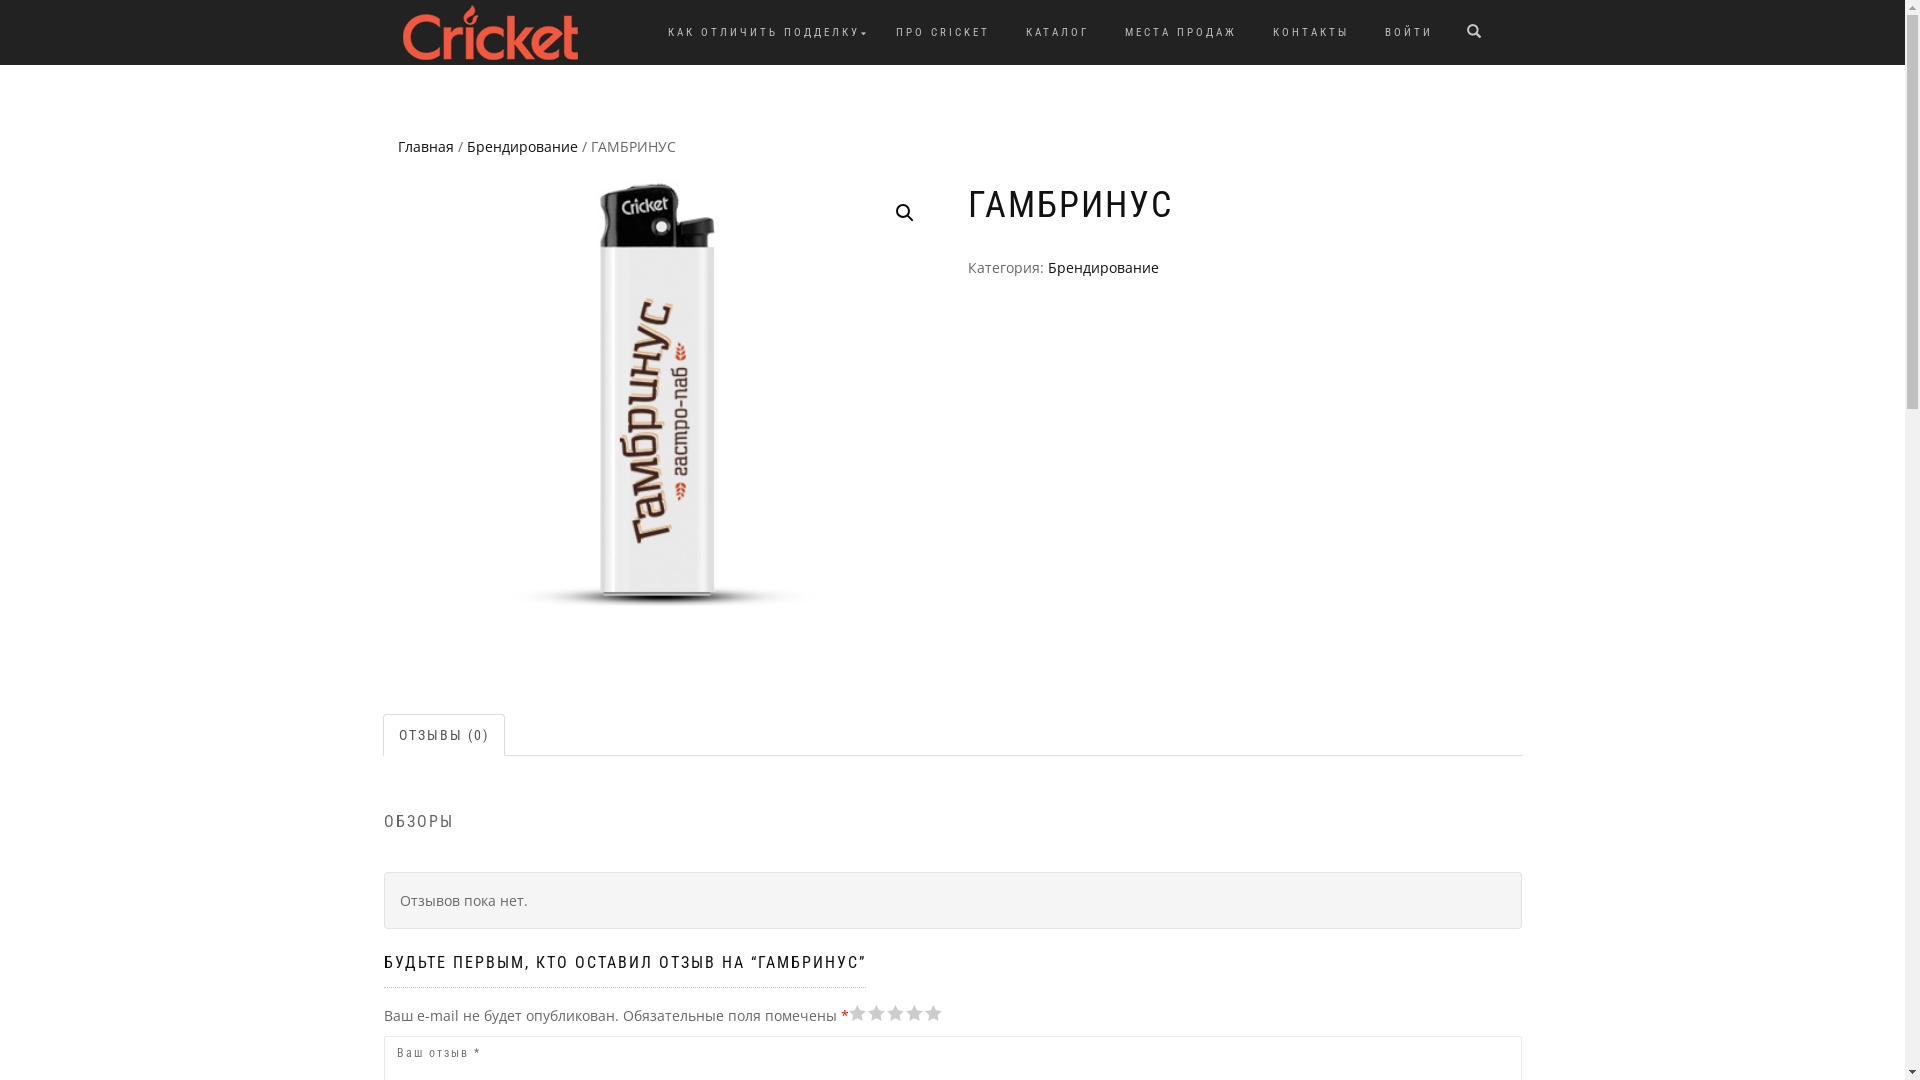  I want to click on '2', so click(848, 1013).